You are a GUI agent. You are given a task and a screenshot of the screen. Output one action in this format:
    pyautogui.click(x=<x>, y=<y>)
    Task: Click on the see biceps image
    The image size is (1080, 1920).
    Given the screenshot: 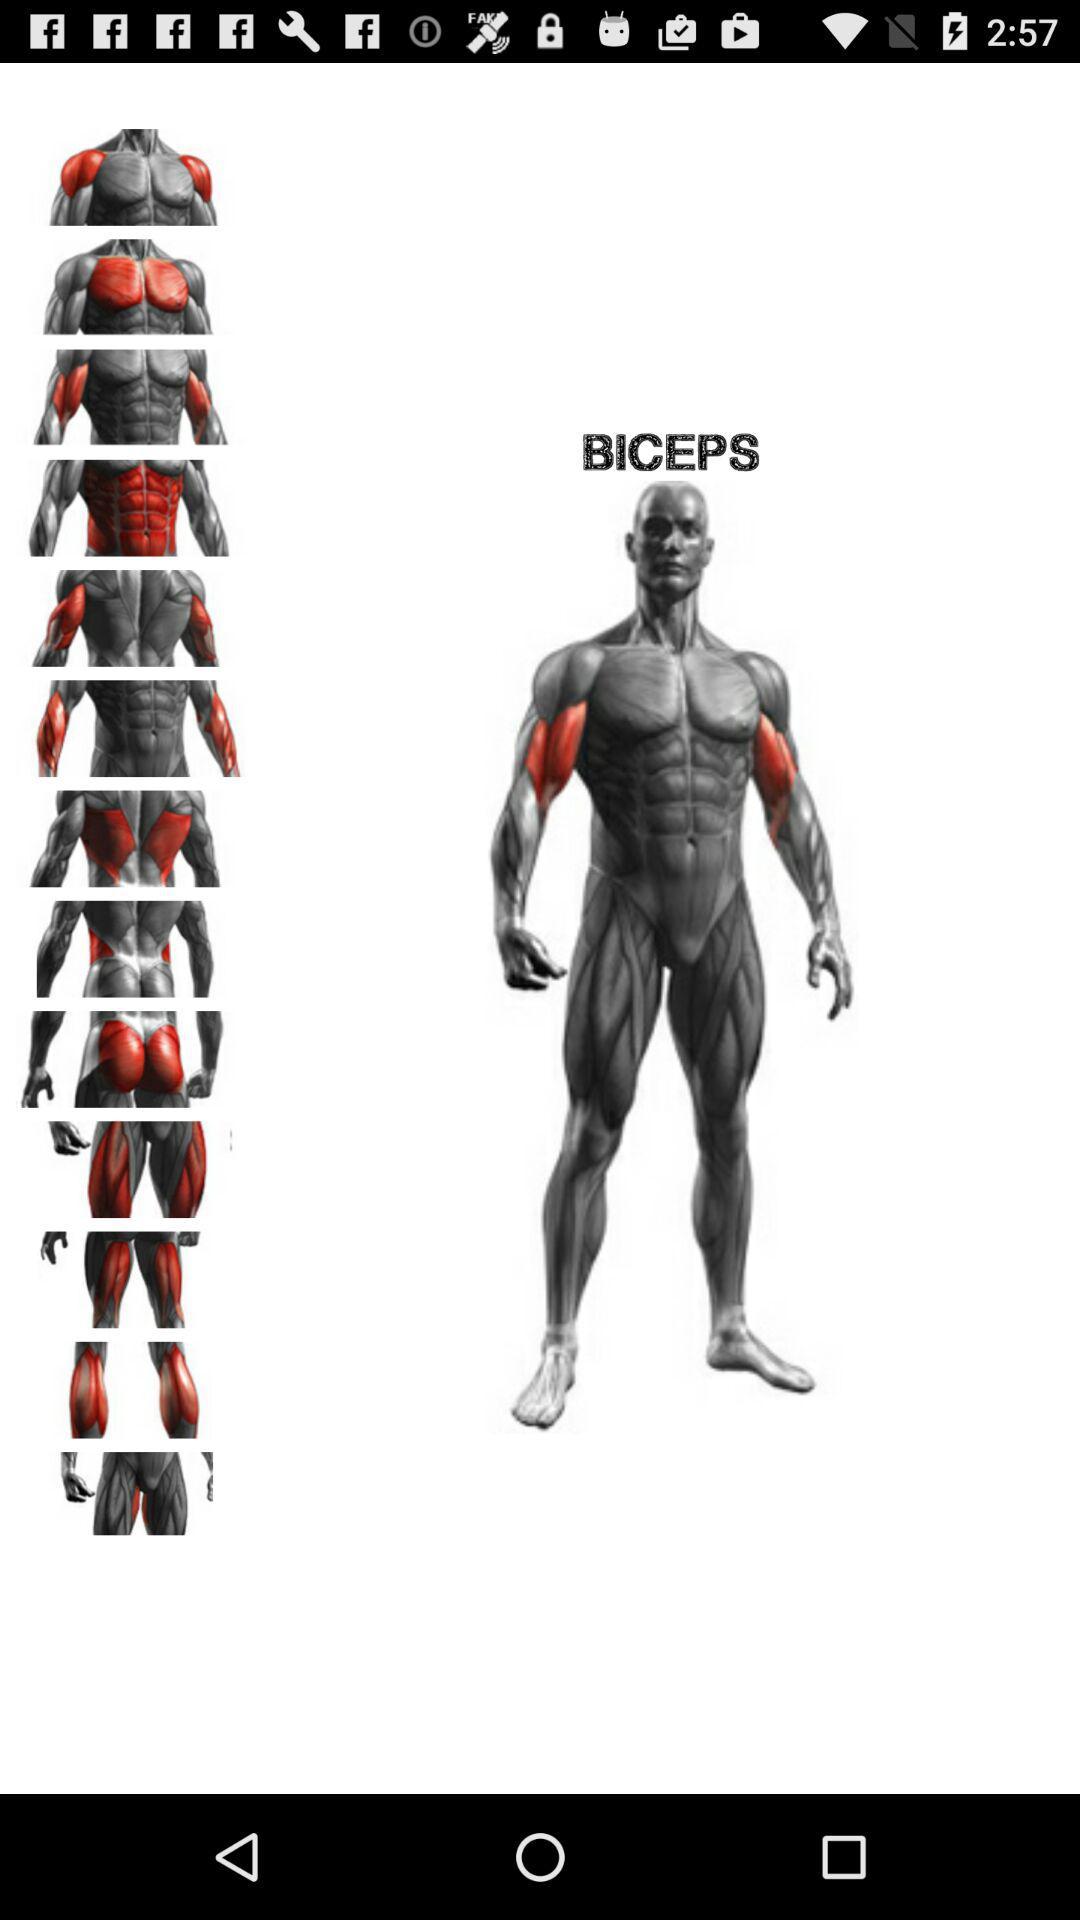 What is the action you would take?
    pyautogui.click(x=131, y=720)
    